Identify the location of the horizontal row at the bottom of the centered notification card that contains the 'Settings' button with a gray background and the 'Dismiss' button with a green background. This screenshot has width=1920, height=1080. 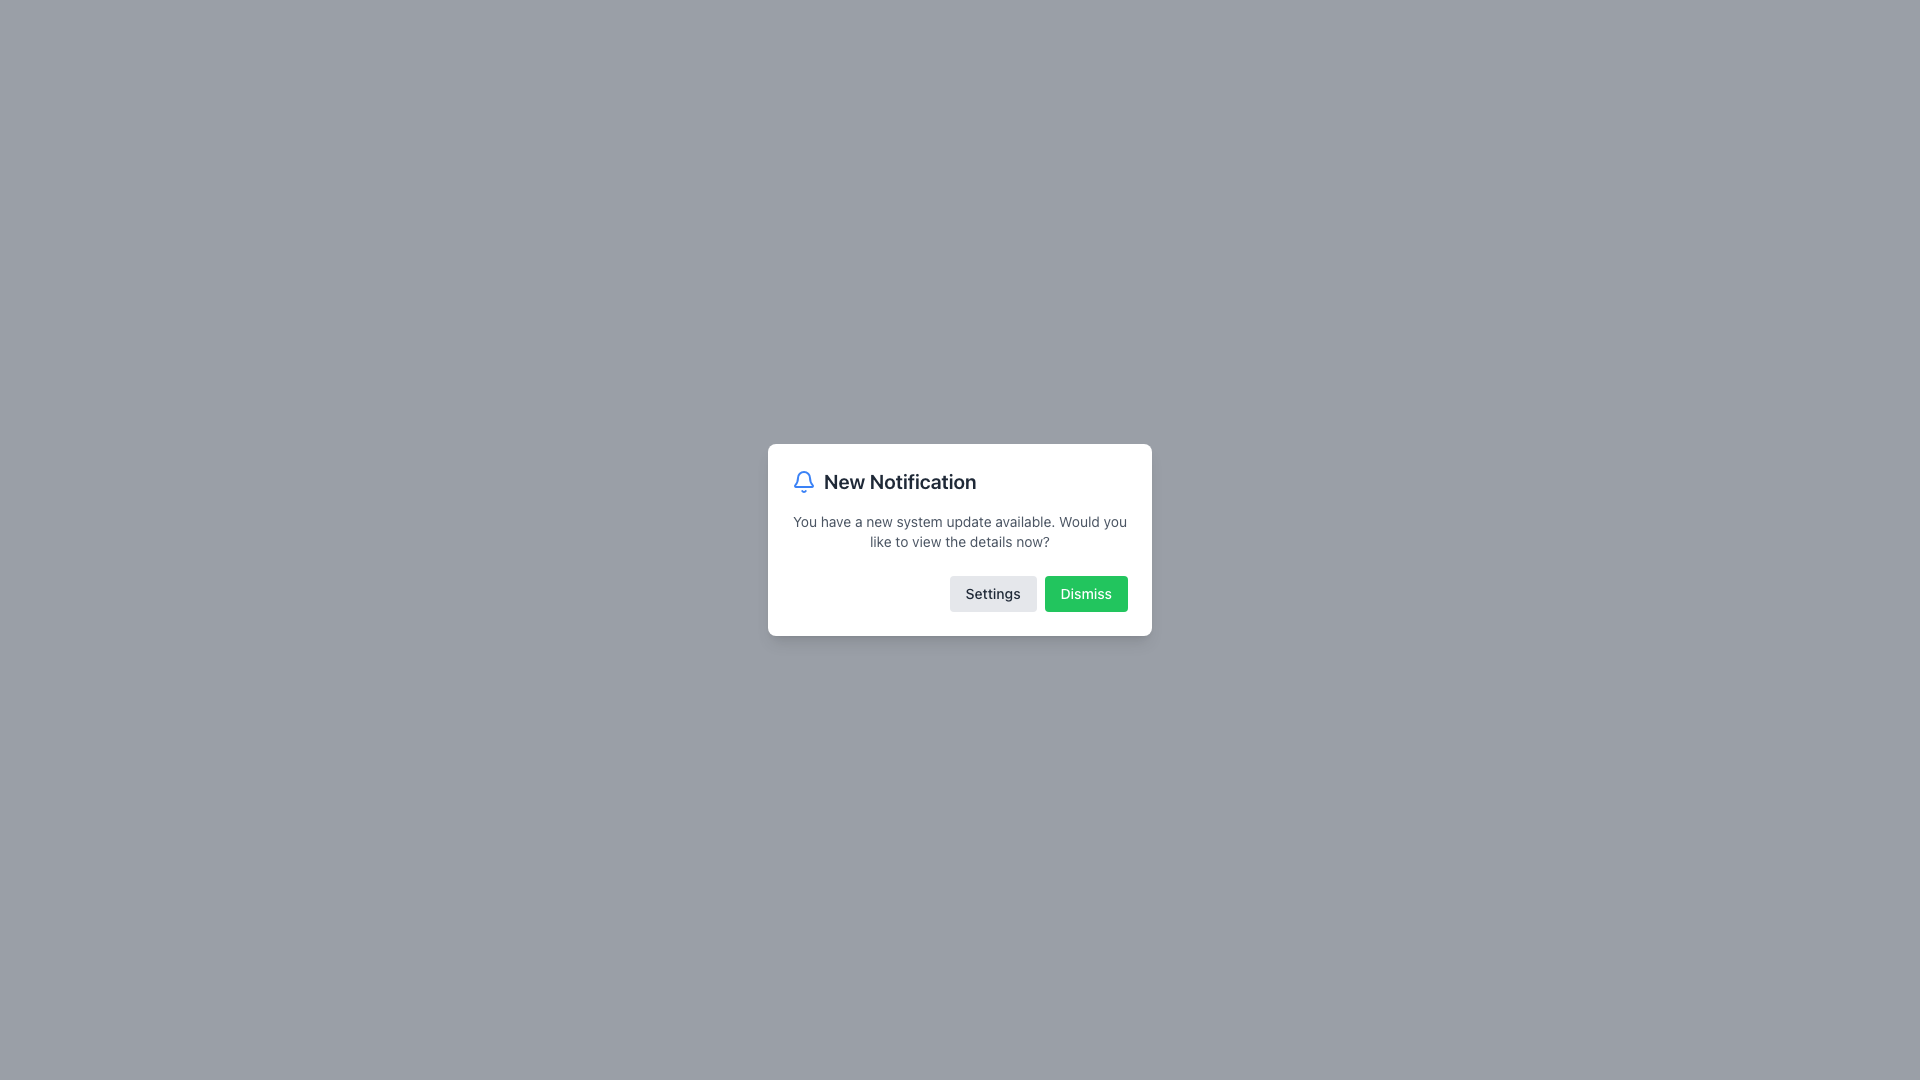
(960, 593).